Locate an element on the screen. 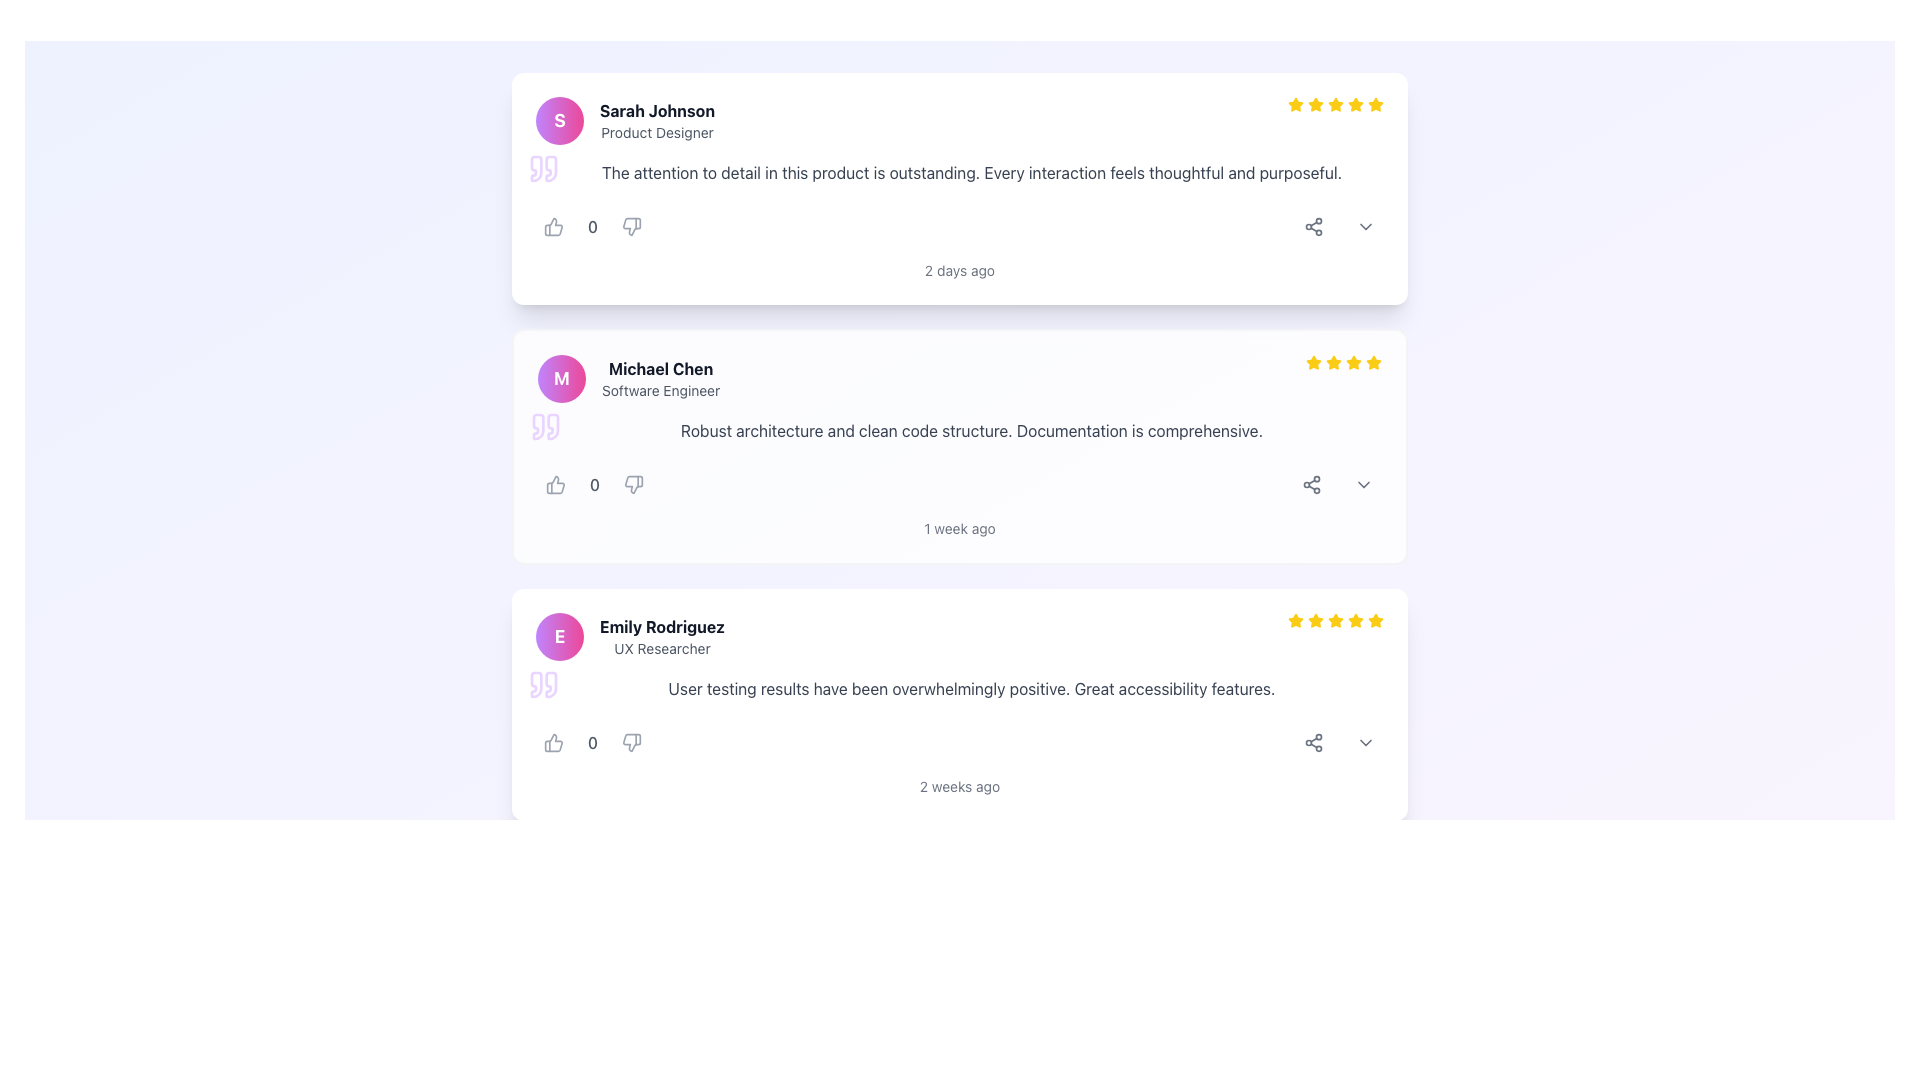 This screenshot has width=1920, height=1080. the fourth star icon in the rating component of Sarah Johnson's review card is located at coordinates (1335, 104).